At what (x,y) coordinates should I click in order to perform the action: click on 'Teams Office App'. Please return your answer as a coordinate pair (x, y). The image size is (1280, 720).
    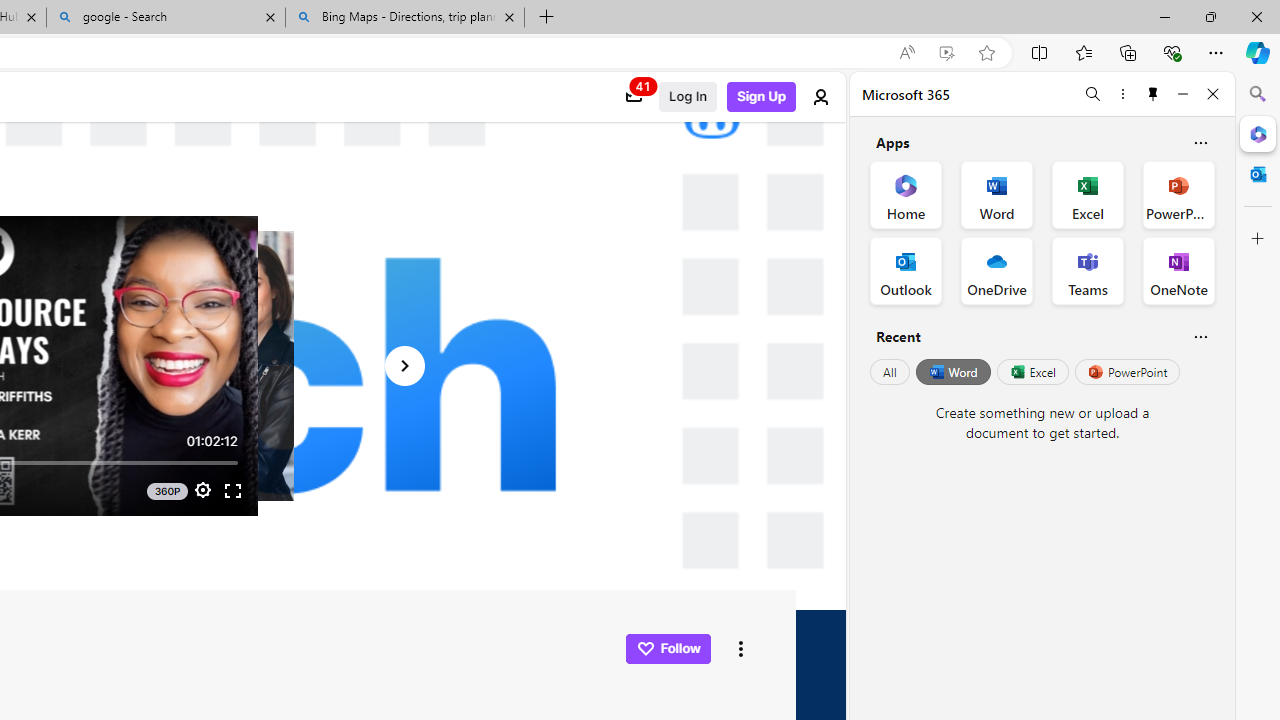
    Looking at the image, I should click on (1087, 271).